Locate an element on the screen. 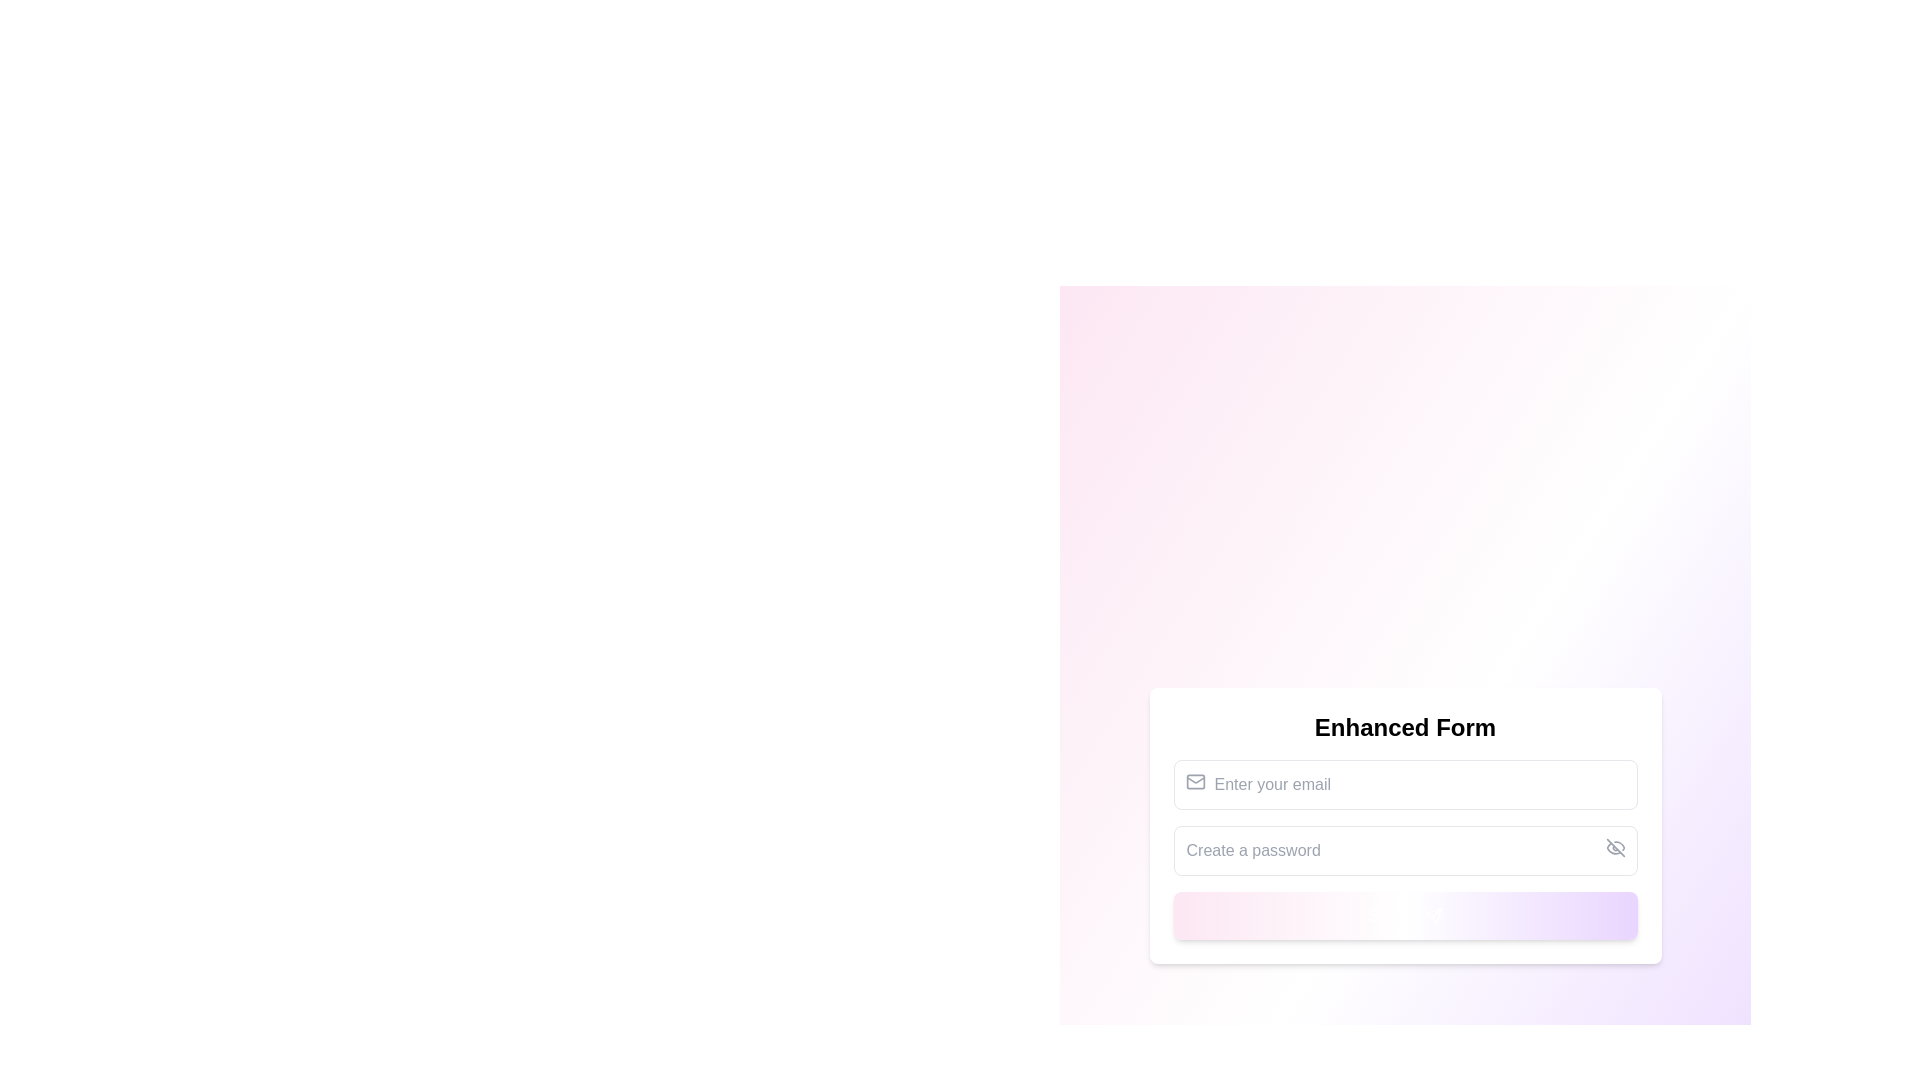 The height and width of the screenshot is (1080, 1920). the gray envelope icon representing email, located to the left of the email input field with the placeholder text 'Enter your email' is located at coordinates (1195, 781).